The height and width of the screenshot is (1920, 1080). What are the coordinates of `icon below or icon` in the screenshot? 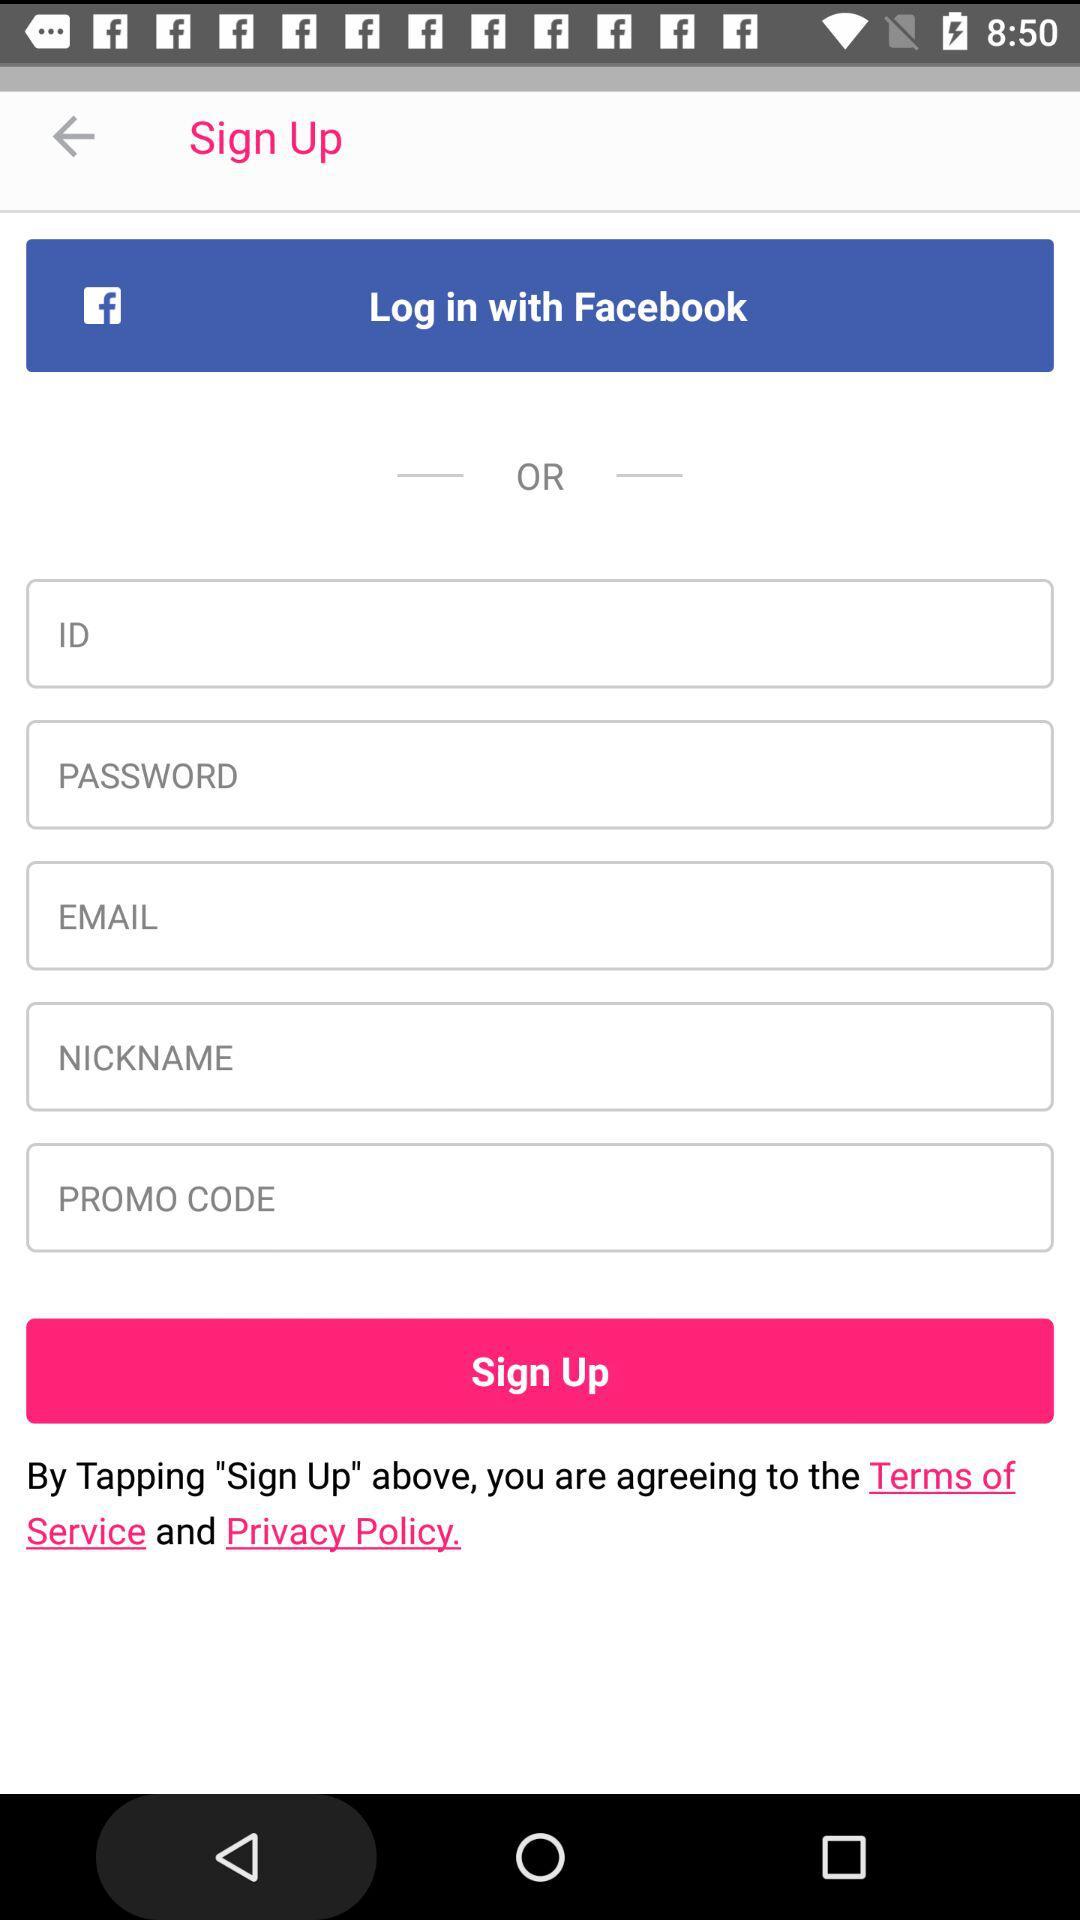 It's located at (540, 632).